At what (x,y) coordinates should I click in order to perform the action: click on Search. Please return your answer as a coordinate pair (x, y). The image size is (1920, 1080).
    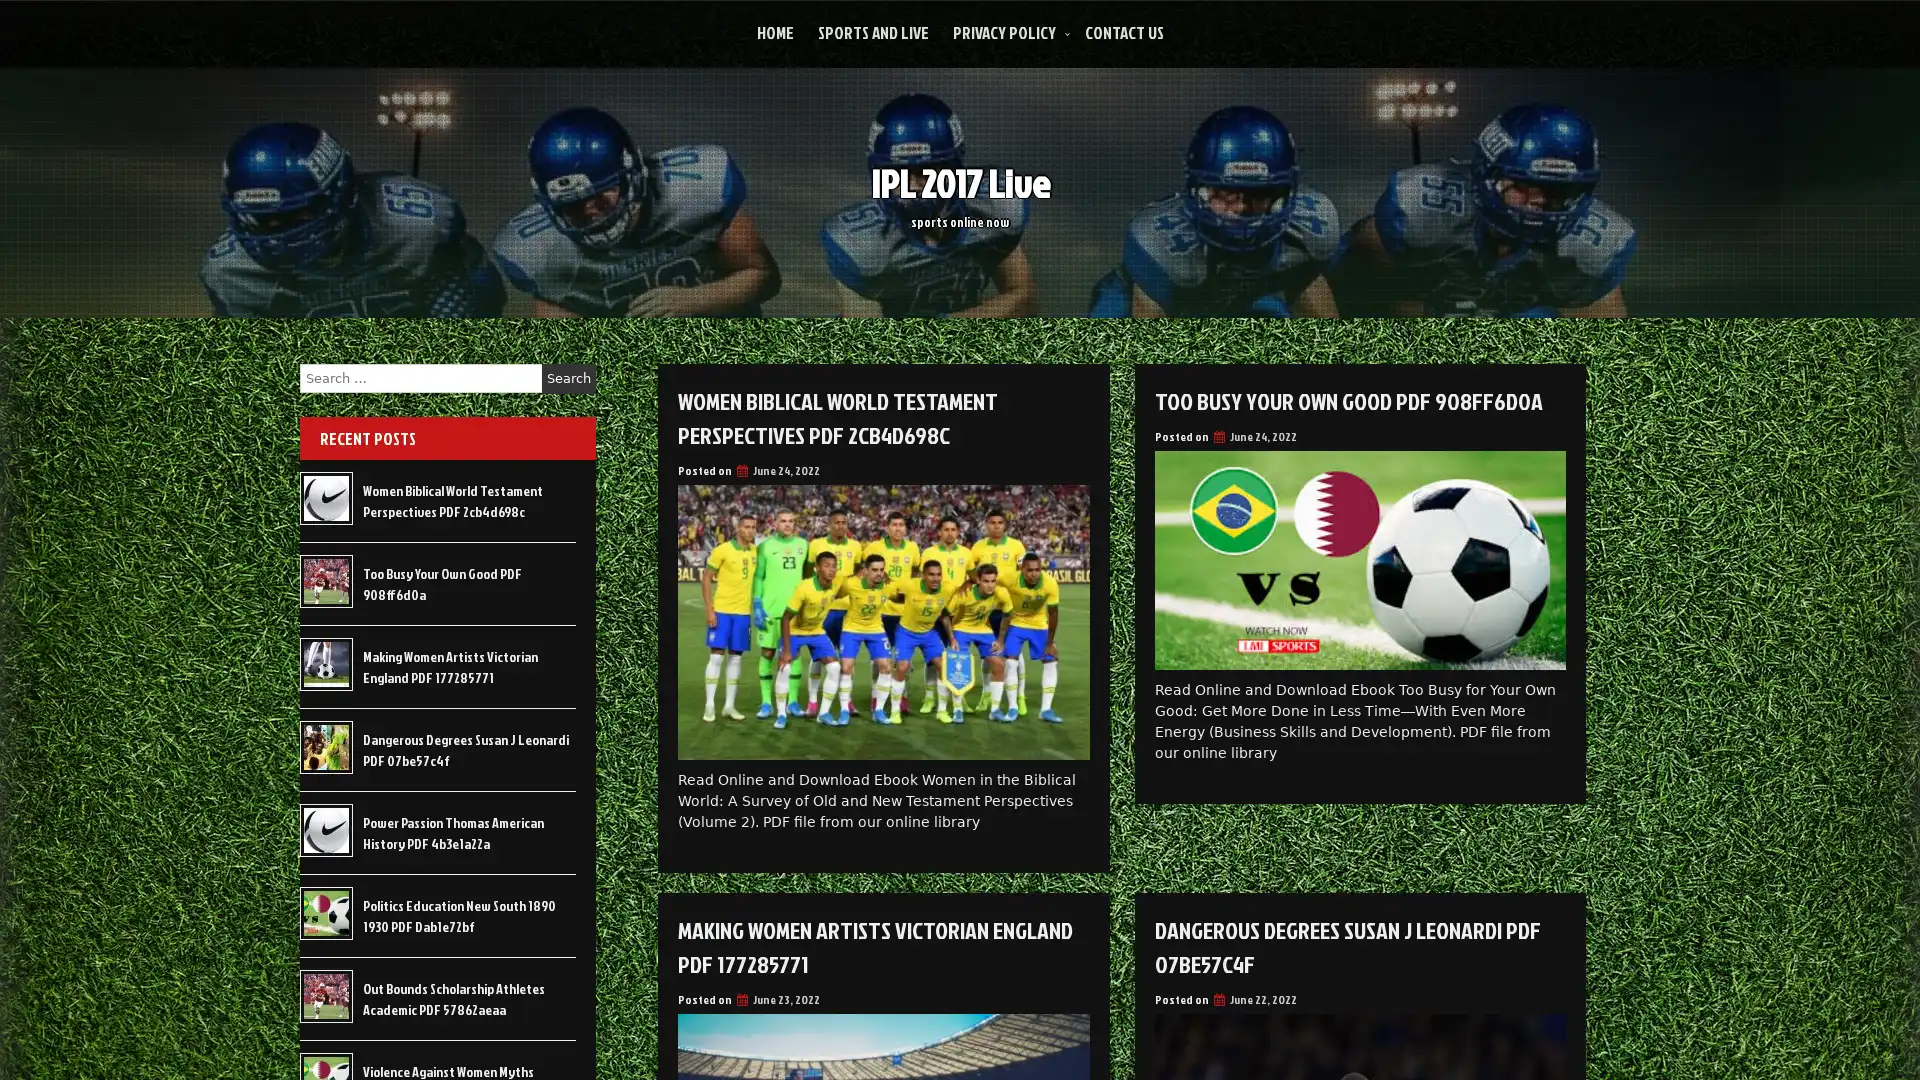
    Looking at the image, I should click on (568, 378).